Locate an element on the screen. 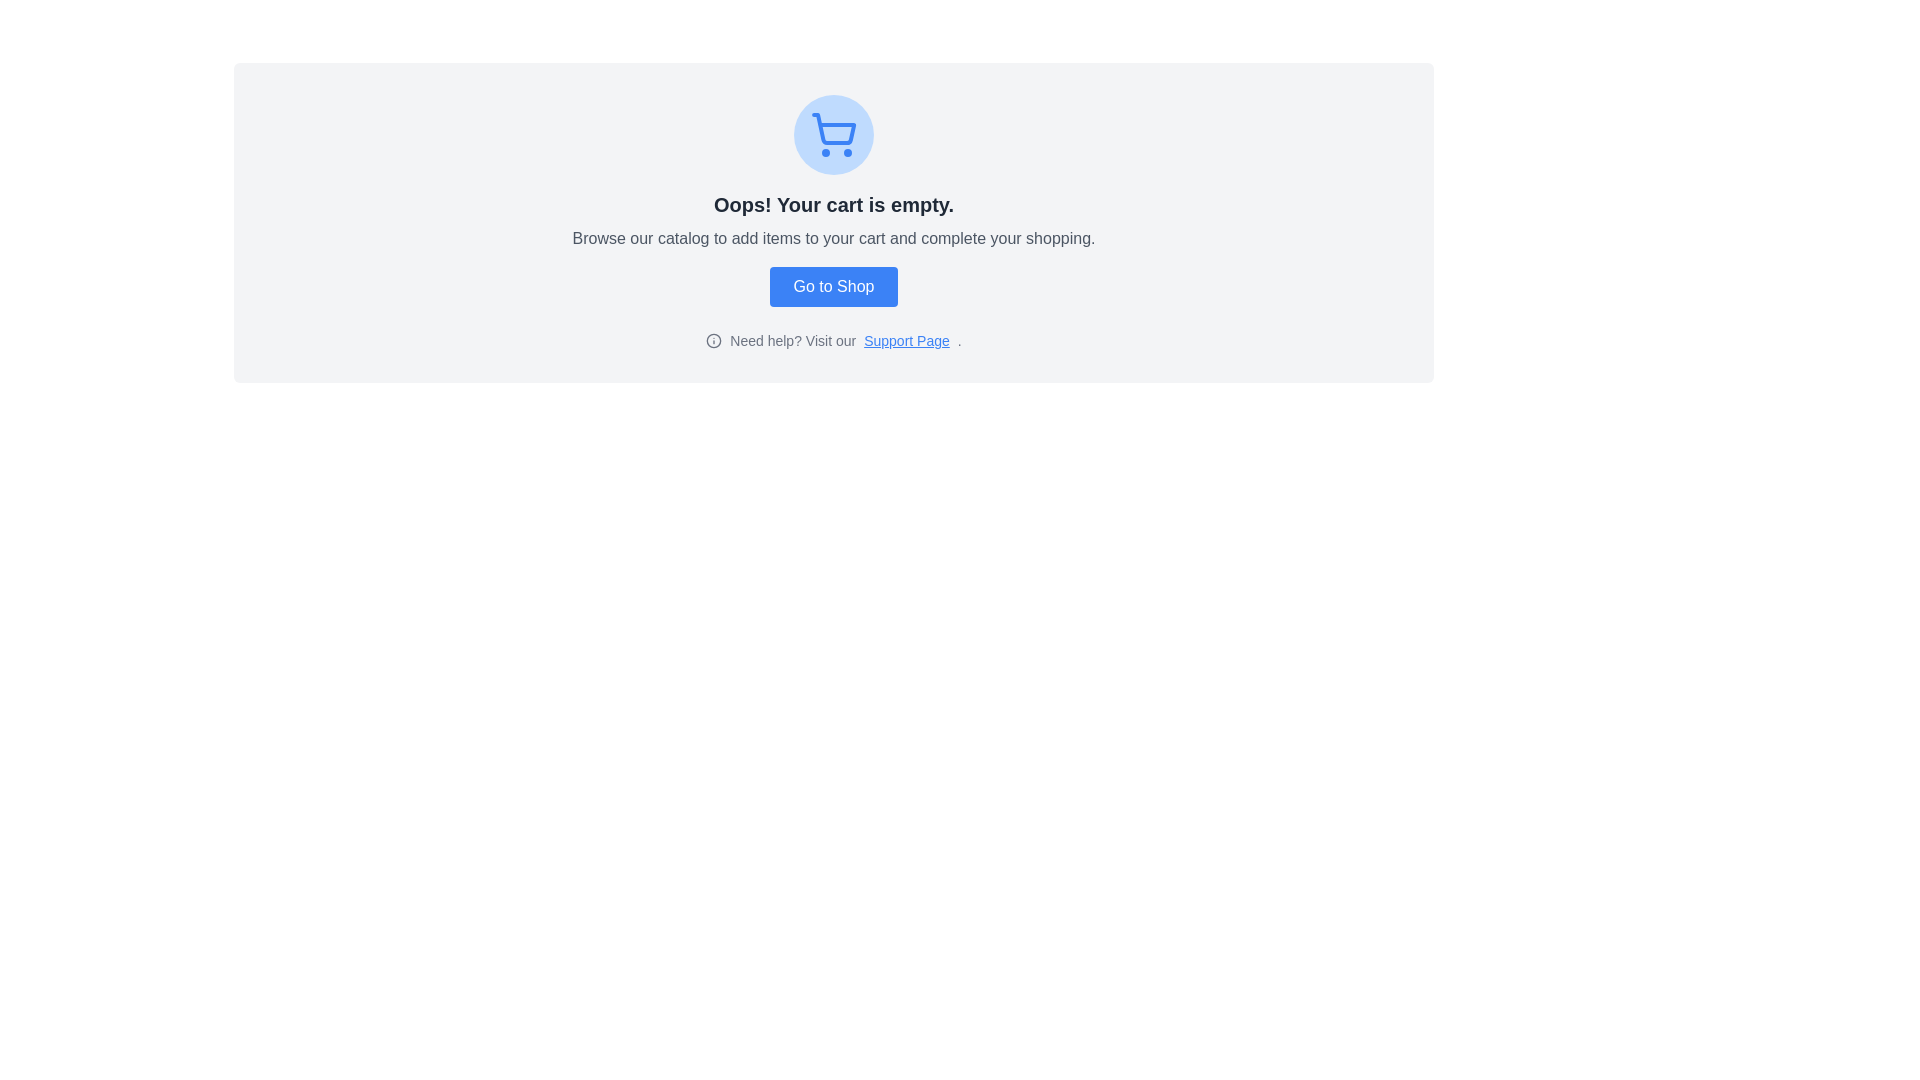  the graphical icon representing an empty shopping cart status, which is located centrally above the 'Oops! Your cart is empty.' text is located at coordinates (834, 135).